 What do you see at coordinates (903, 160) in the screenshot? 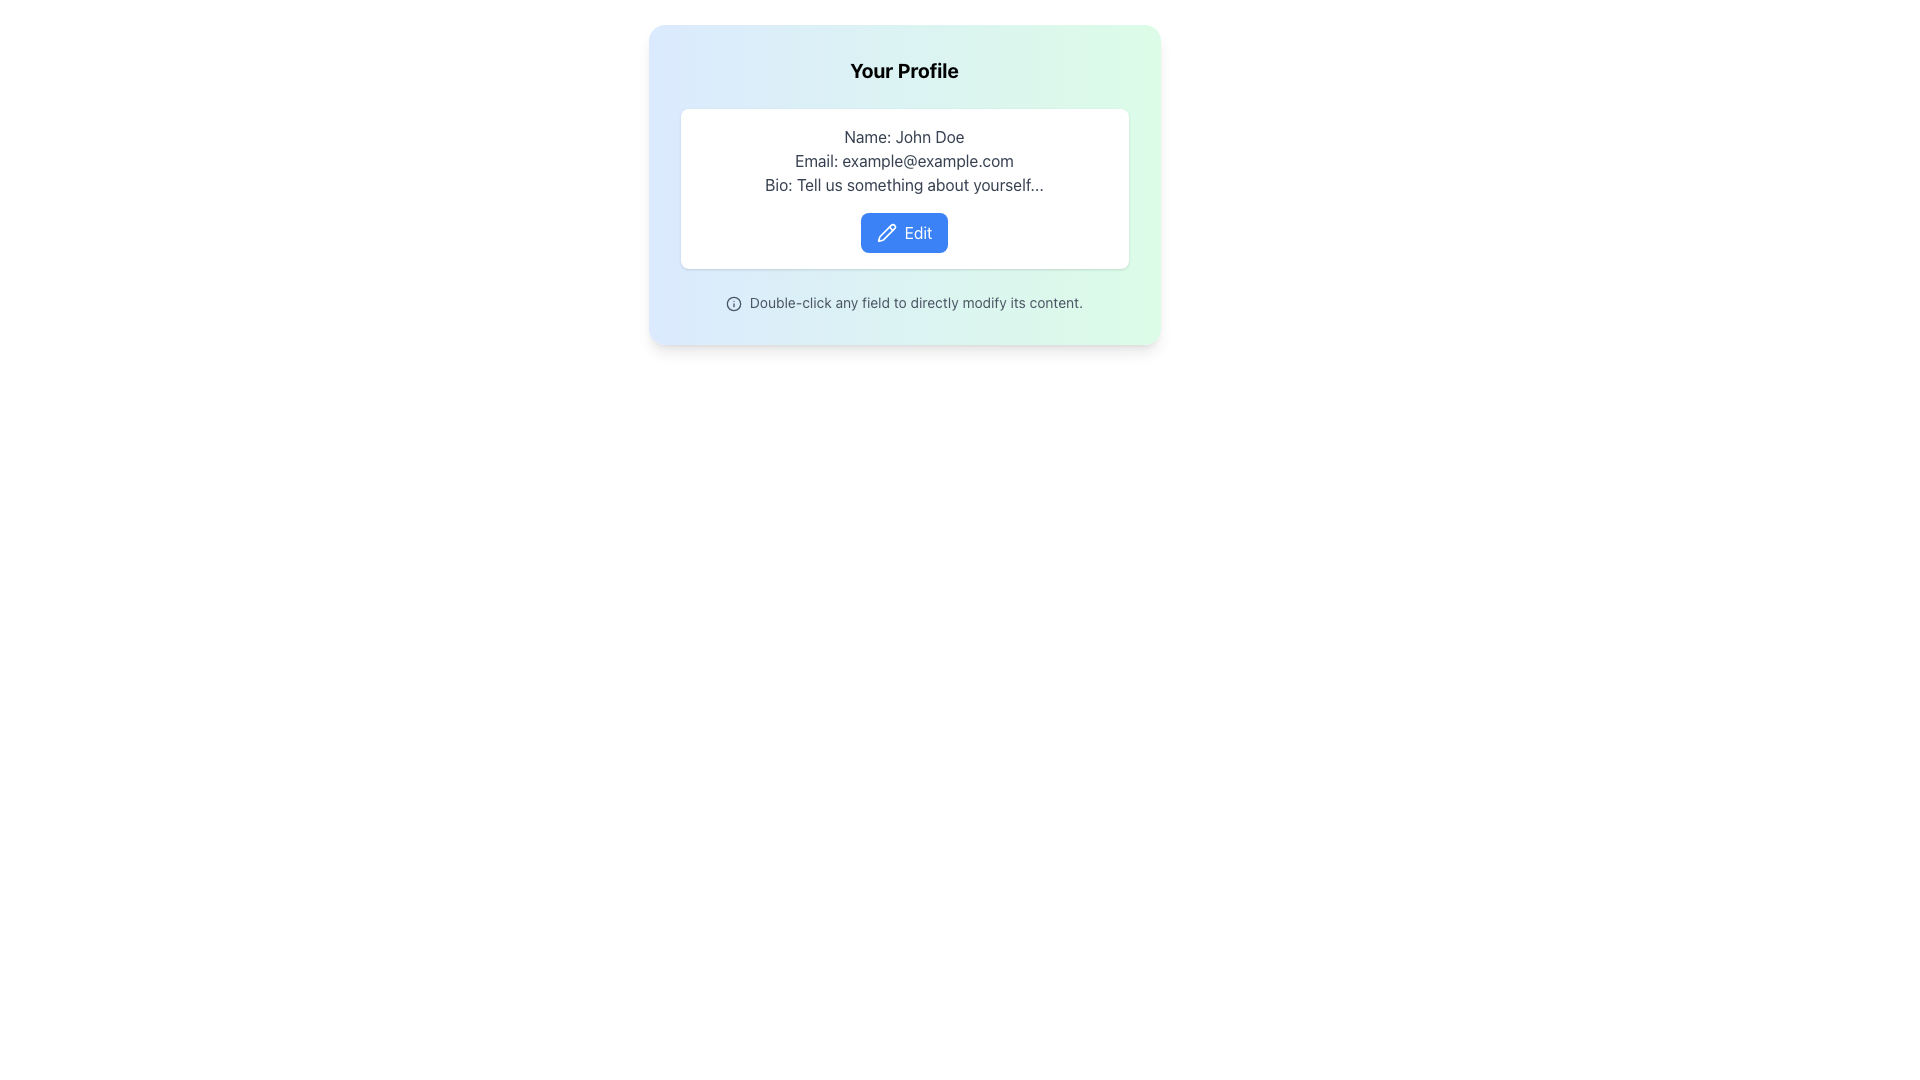
I see `the Text label displaying 'Email: example@example.com', which is located beneath the 'Name: John Doe' section and above the 'Bio: Tell us something about yourself...' section` at bounding box center [903, 160].